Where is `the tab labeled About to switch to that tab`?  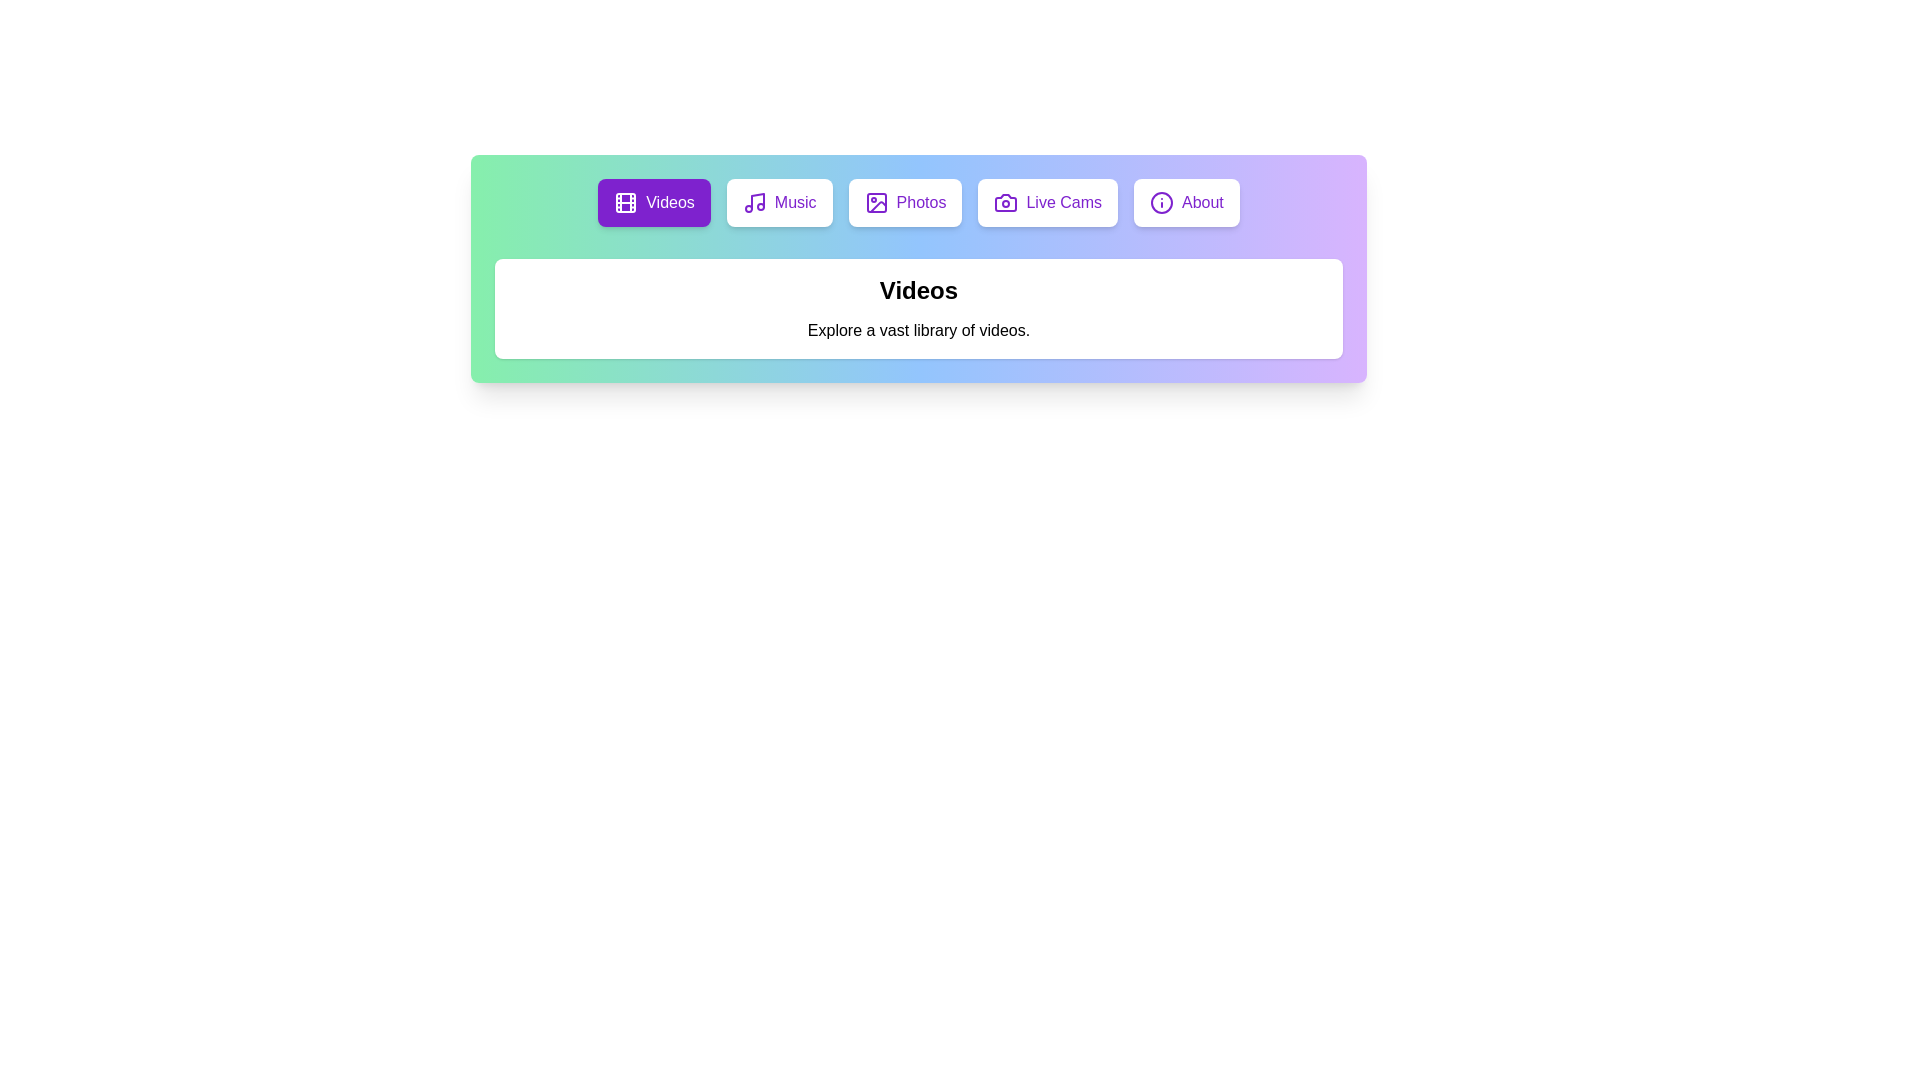 the tab labeled About to switch to that tab is located at coordinates (1186, 203).